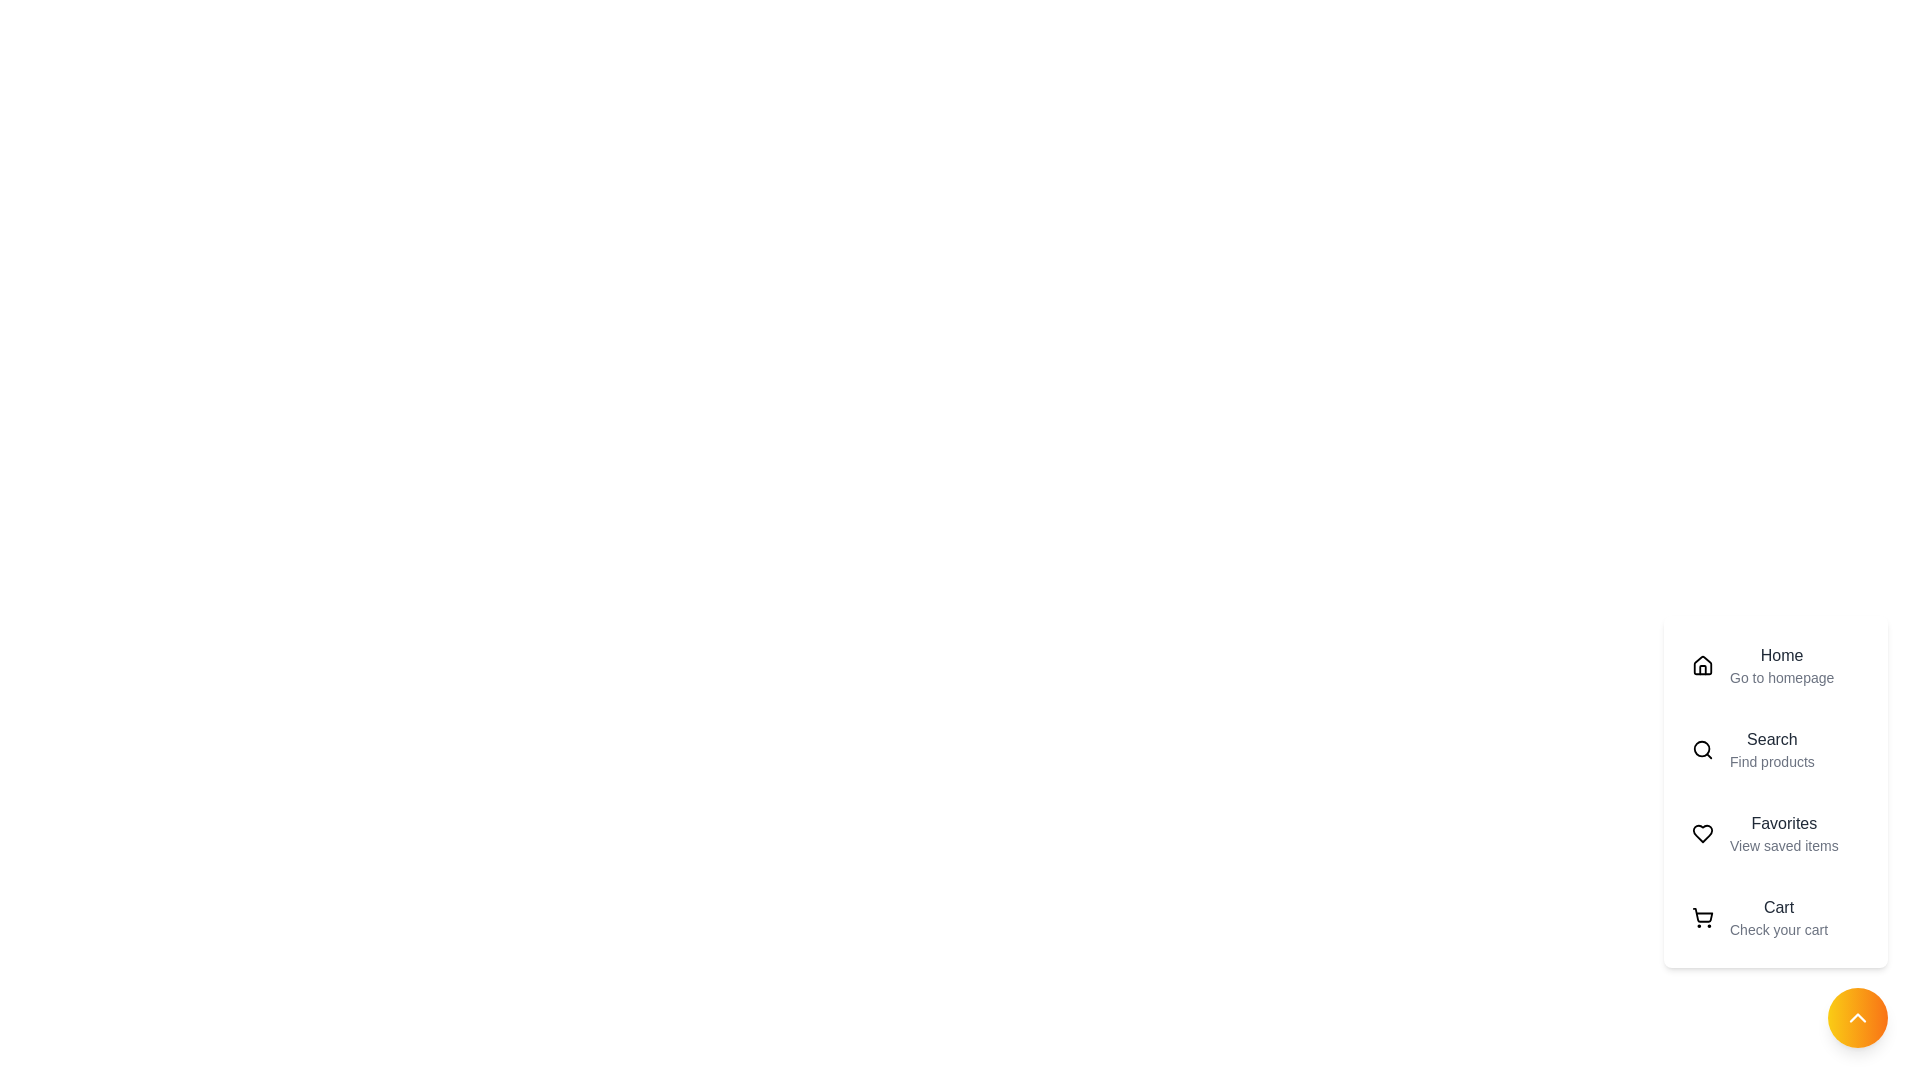 This screenshot has height=1080, width=1920. I want to click on the menu item labeled Search to navigate, so click(1776, 749).